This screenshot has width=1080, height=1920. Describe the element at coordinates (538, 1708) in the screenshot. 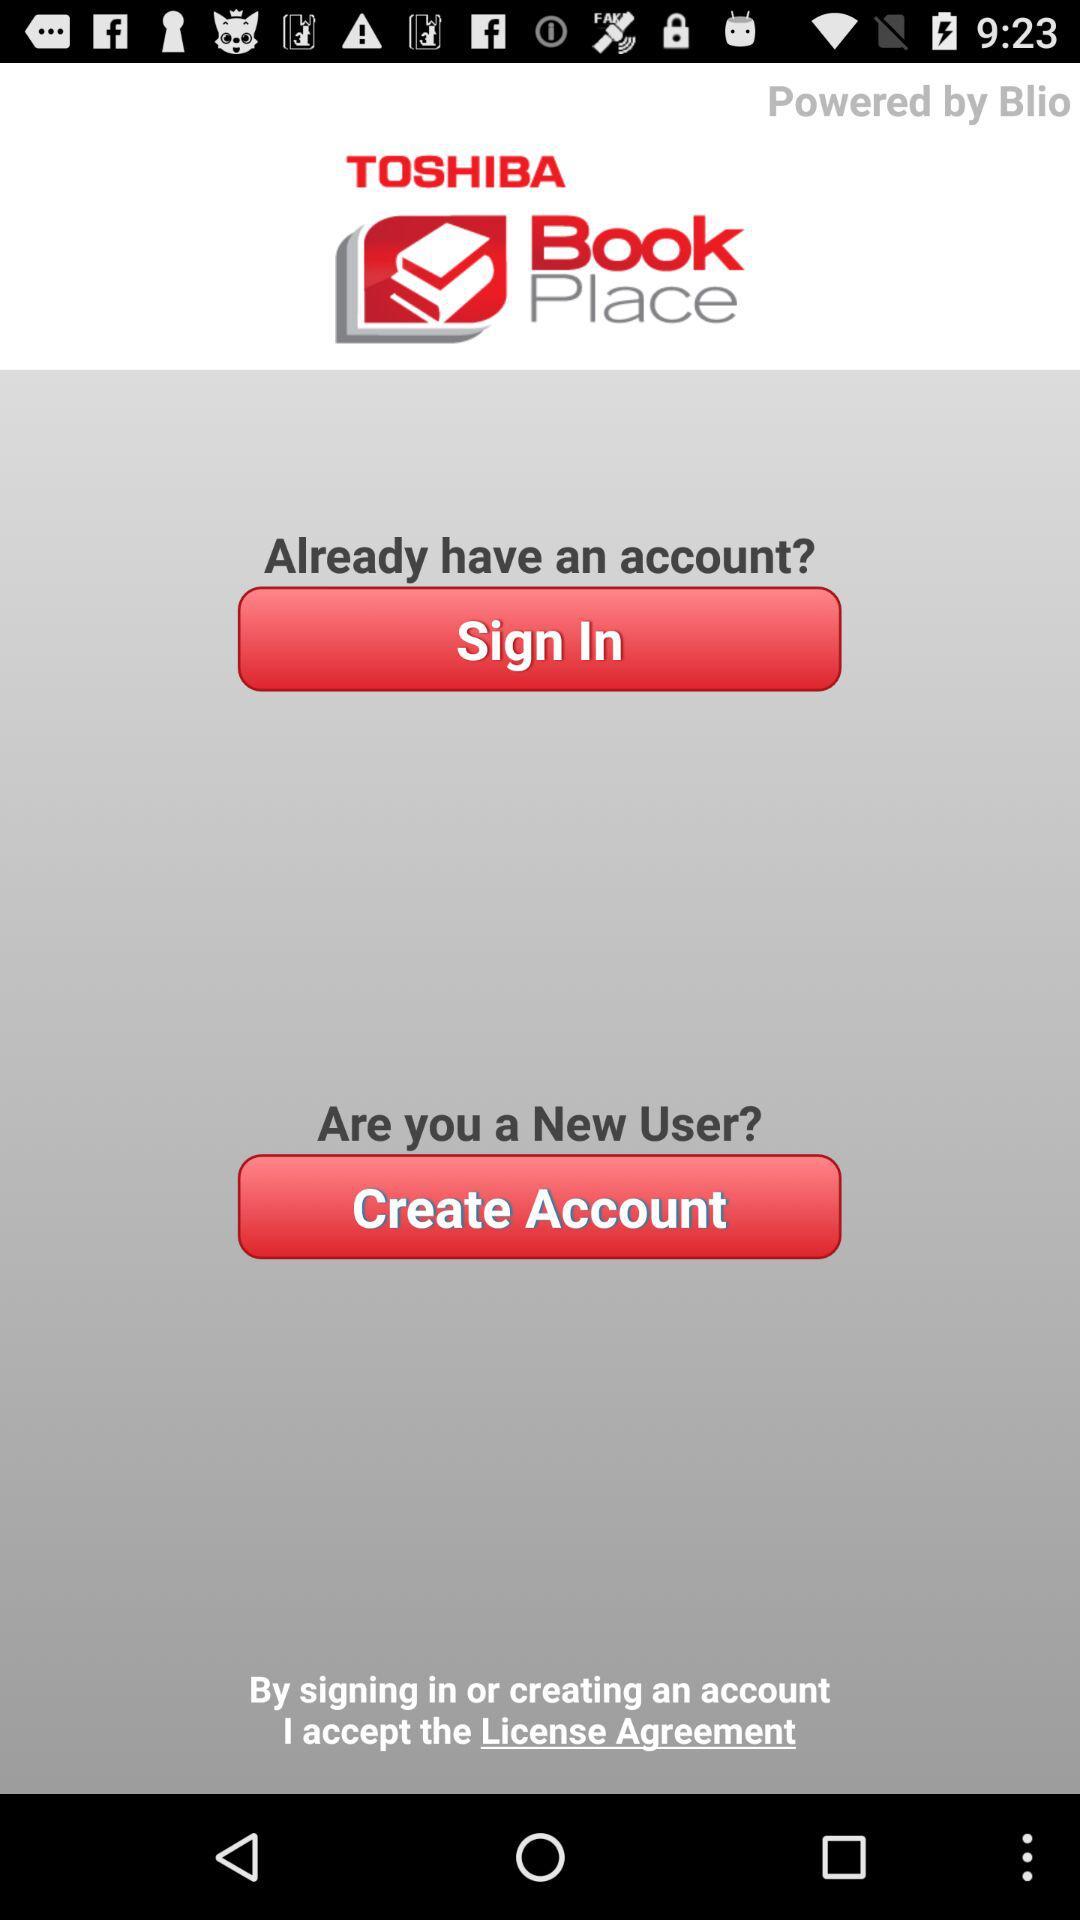

I see `the icon below the create account icon` at that location.